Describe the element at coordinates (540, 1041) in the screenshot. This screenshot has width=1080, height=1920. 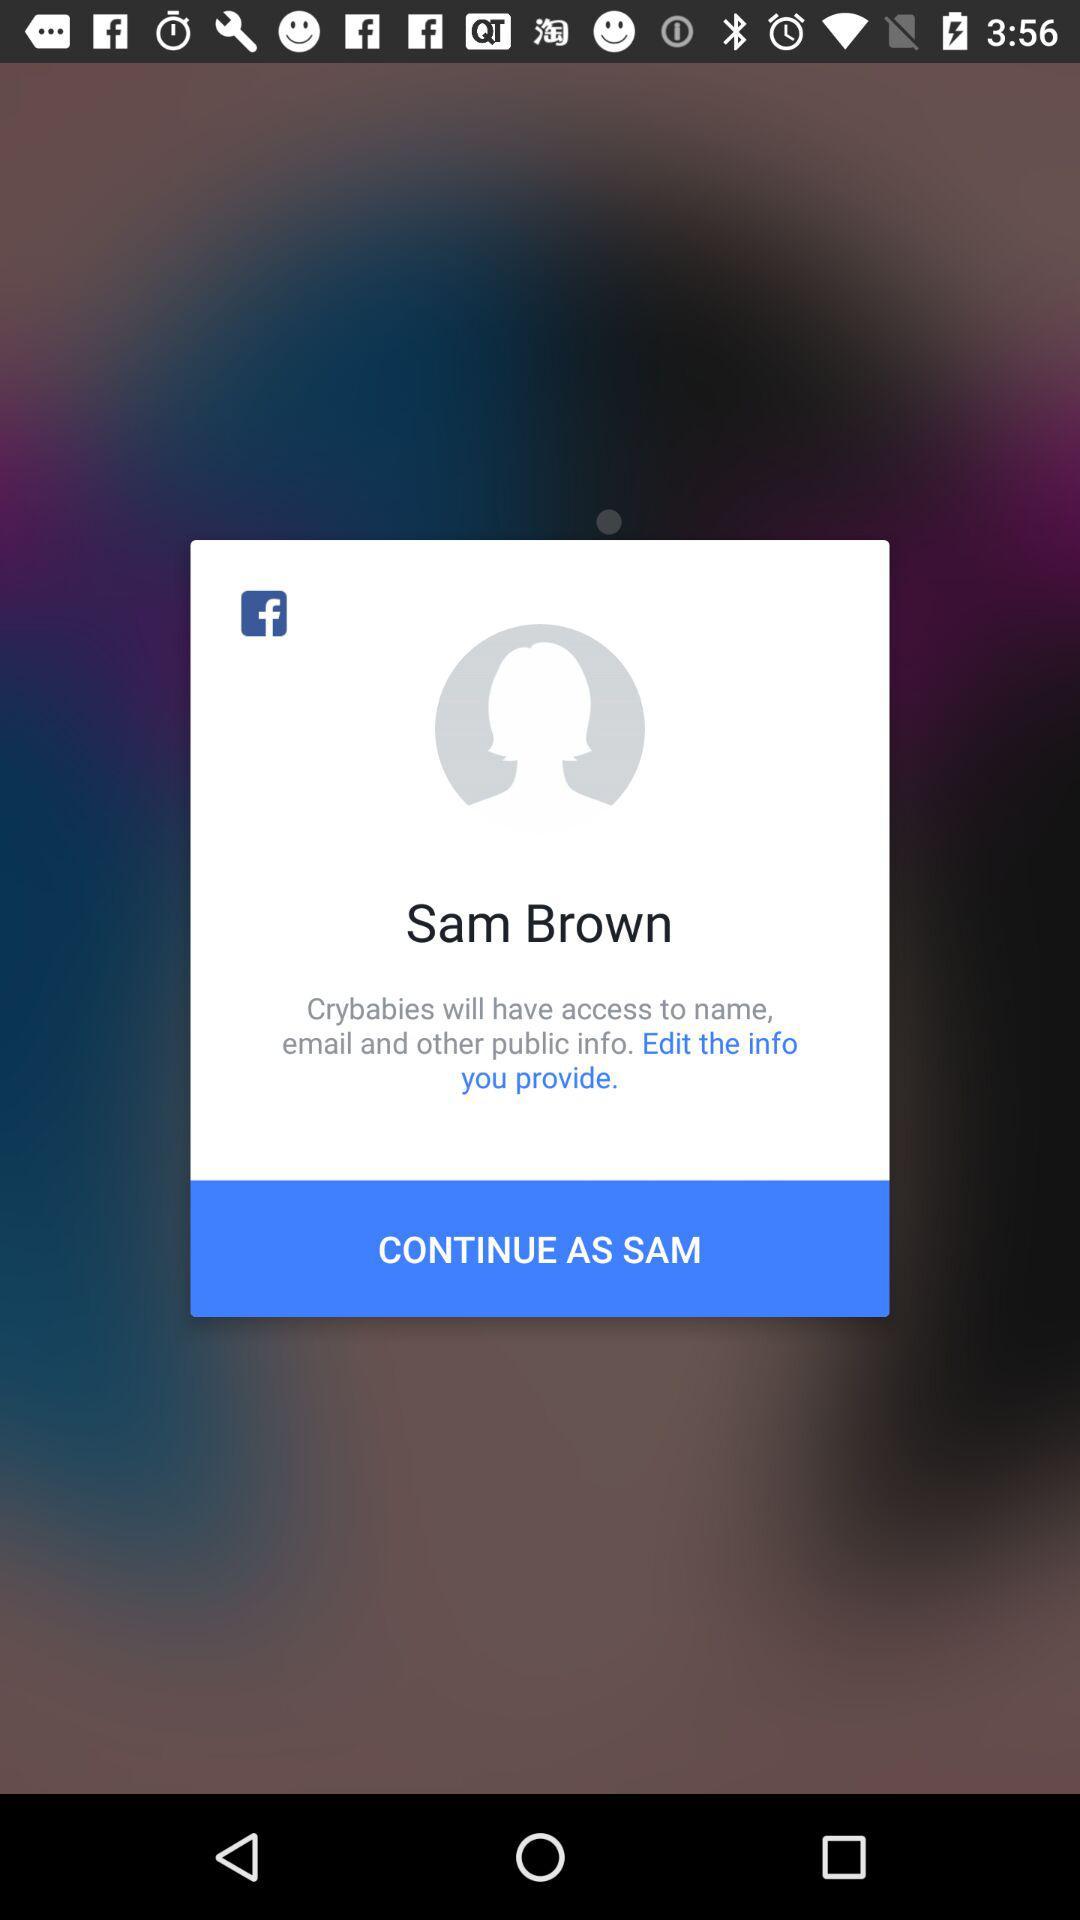
I see `the icon below sam brown item` at that location.